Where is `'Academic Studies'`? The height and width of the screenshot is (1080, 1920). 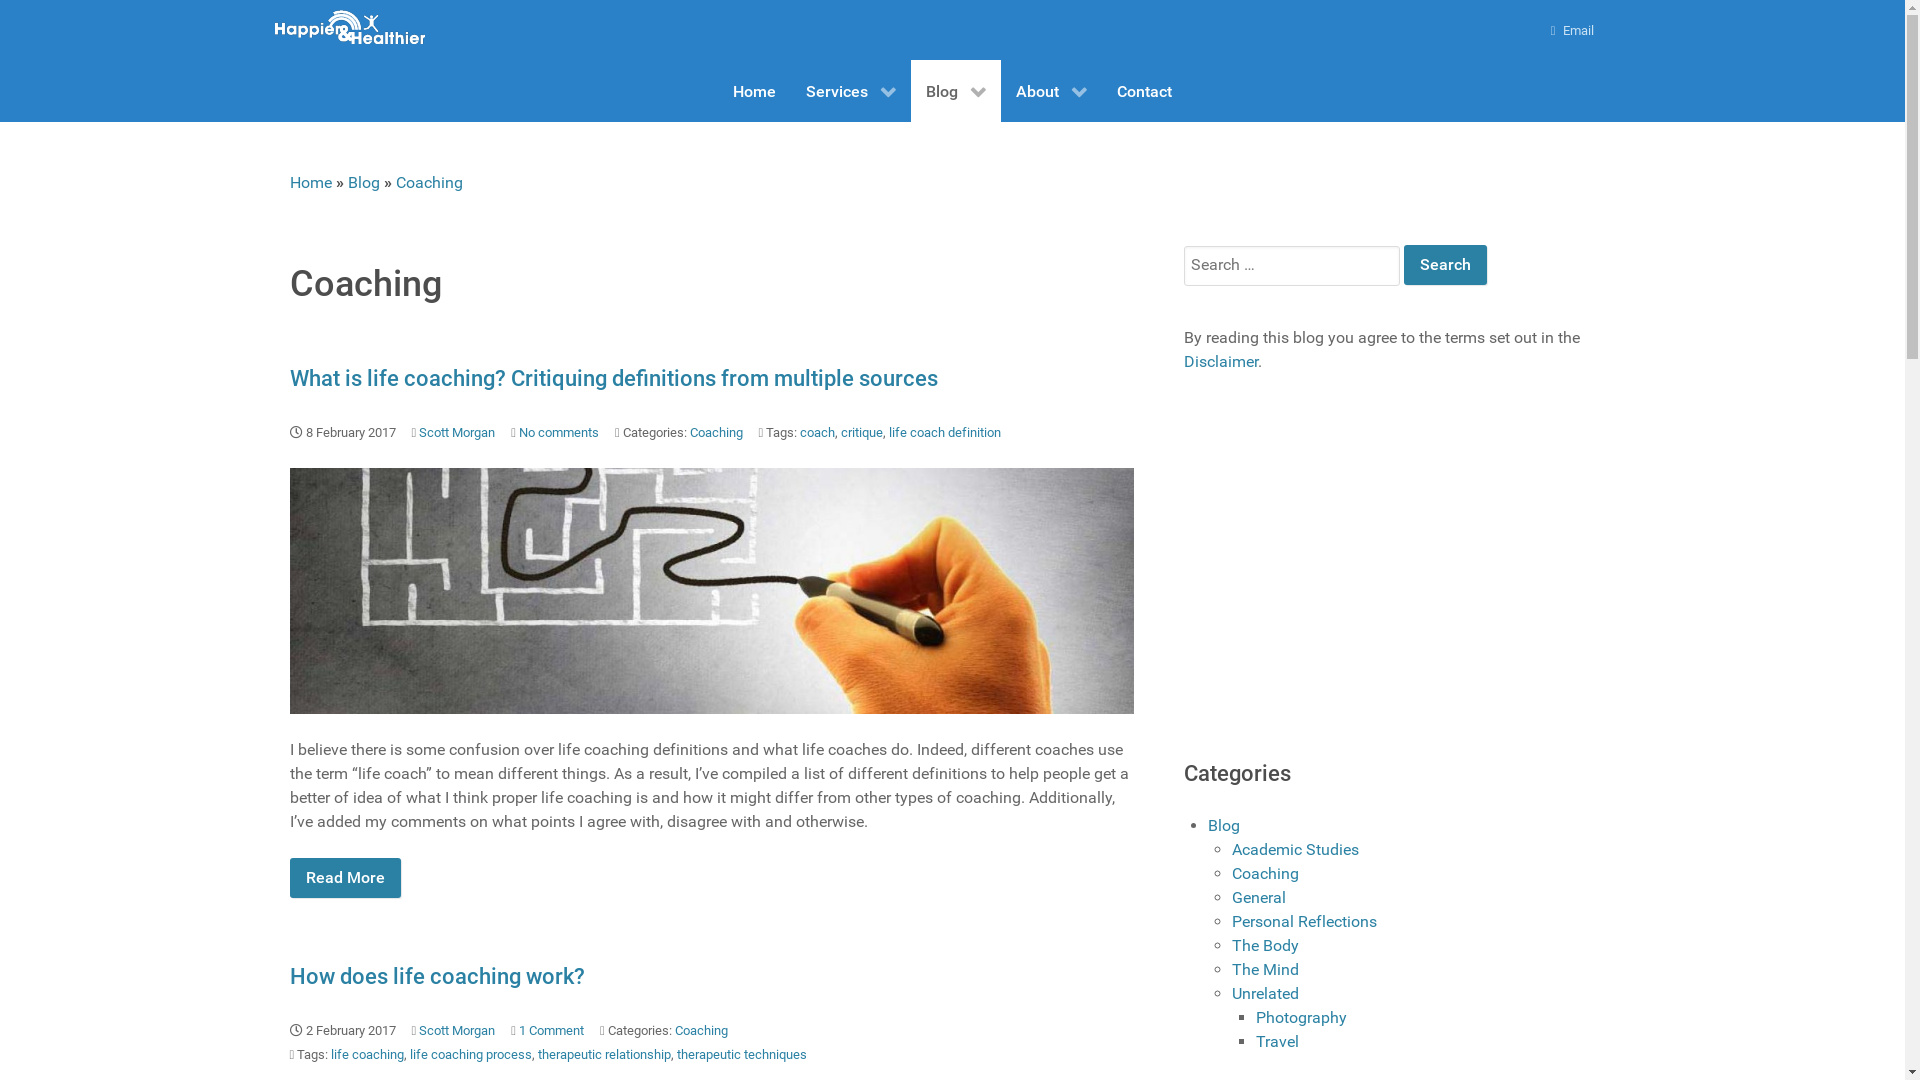
'Academic Studies' is located at coordinates (1295, 849).